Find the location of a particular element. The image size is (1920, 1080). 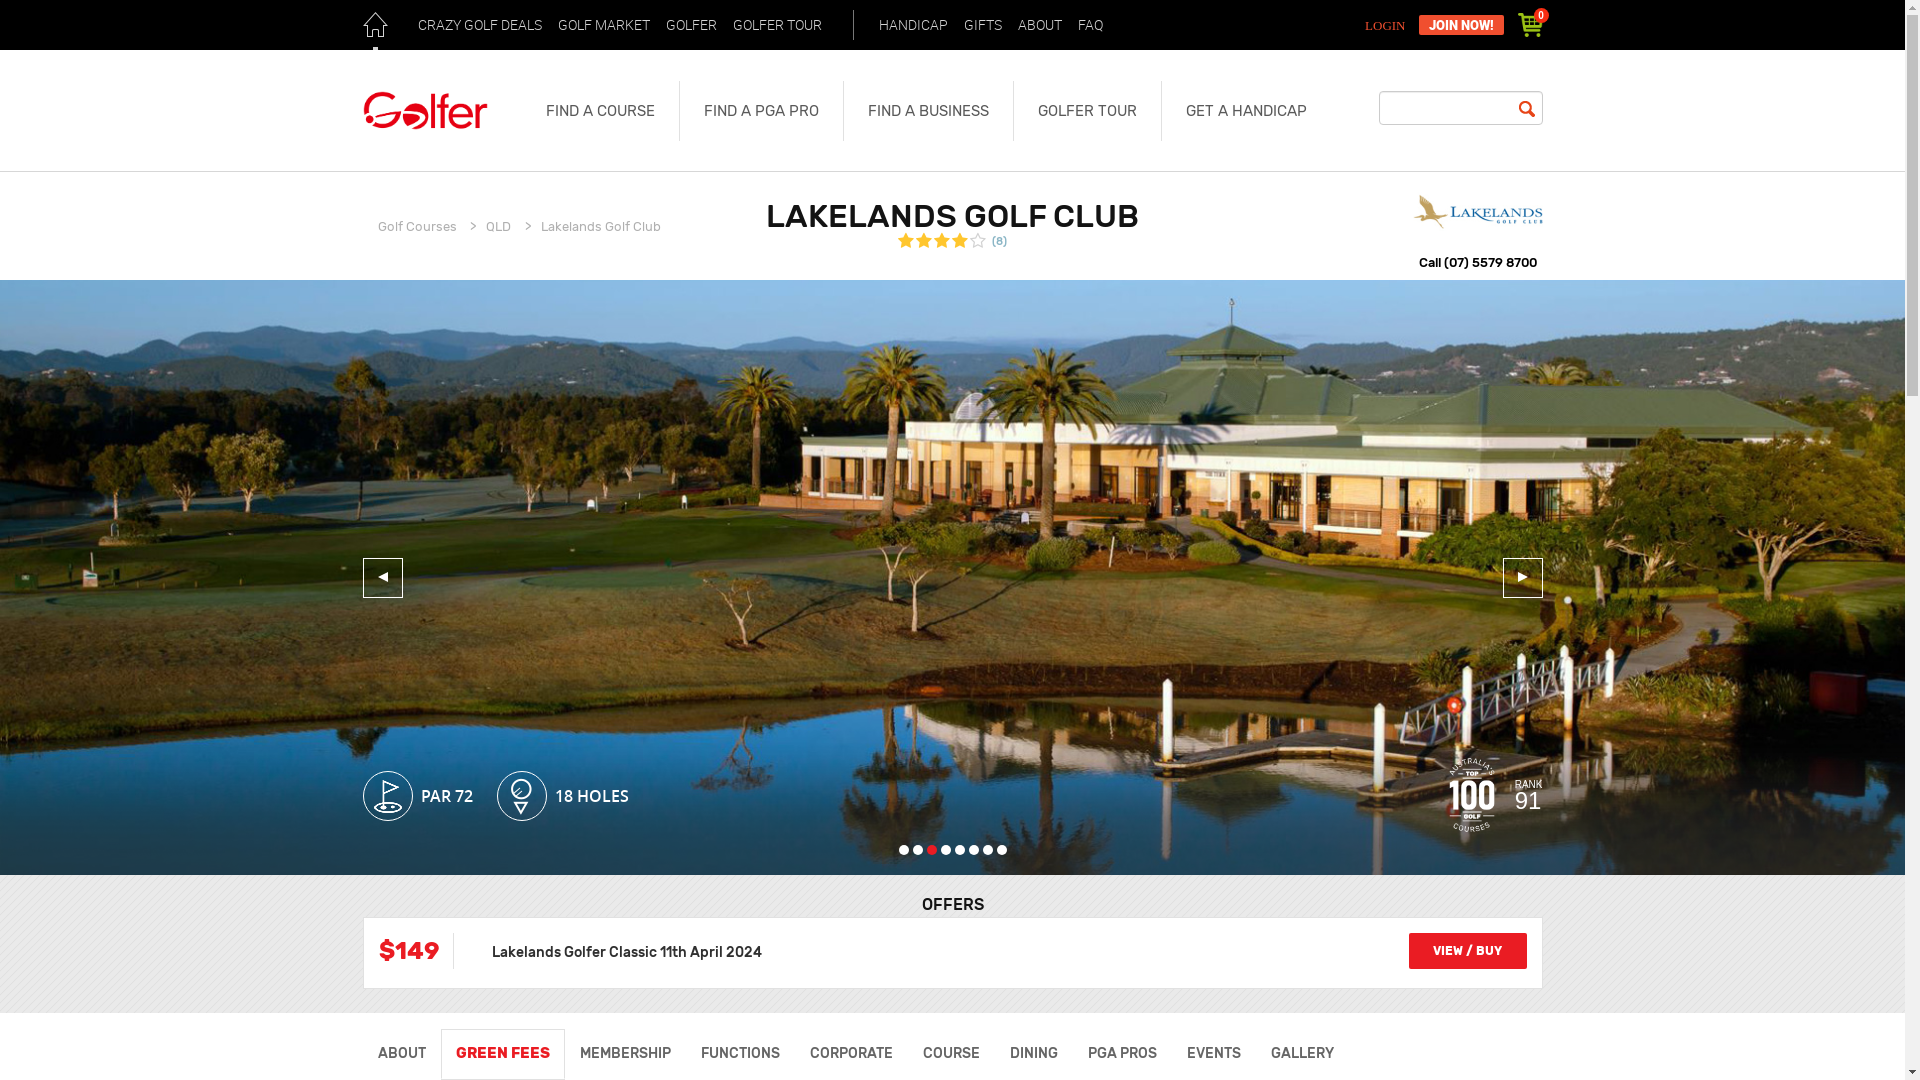

'GIFTS' is located at coordinates (982, 24).